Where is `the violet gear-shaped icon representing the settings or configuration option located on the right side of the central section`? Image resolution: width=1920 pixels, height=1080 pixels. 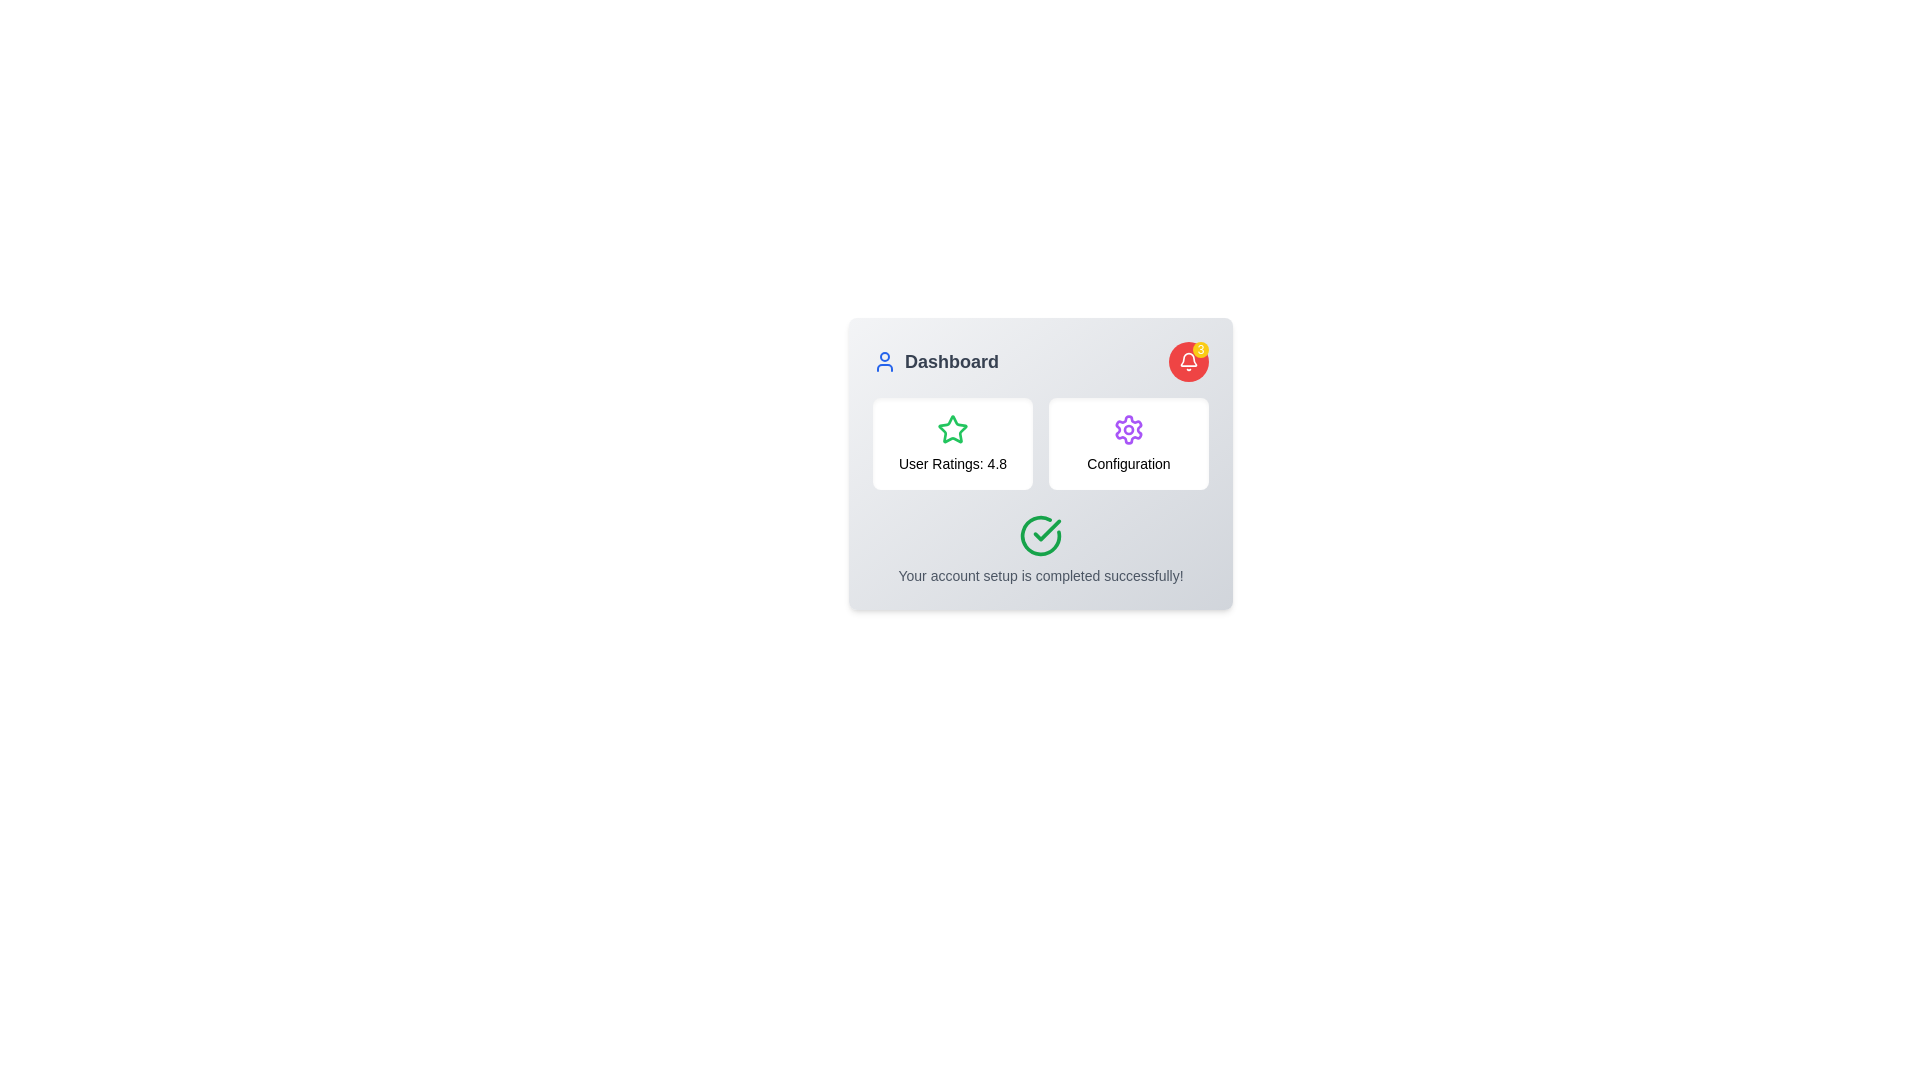
the violet gear-shaped icon representing the settings or configuration option located on the right side of the central section is located at coordinates (1128, 428).